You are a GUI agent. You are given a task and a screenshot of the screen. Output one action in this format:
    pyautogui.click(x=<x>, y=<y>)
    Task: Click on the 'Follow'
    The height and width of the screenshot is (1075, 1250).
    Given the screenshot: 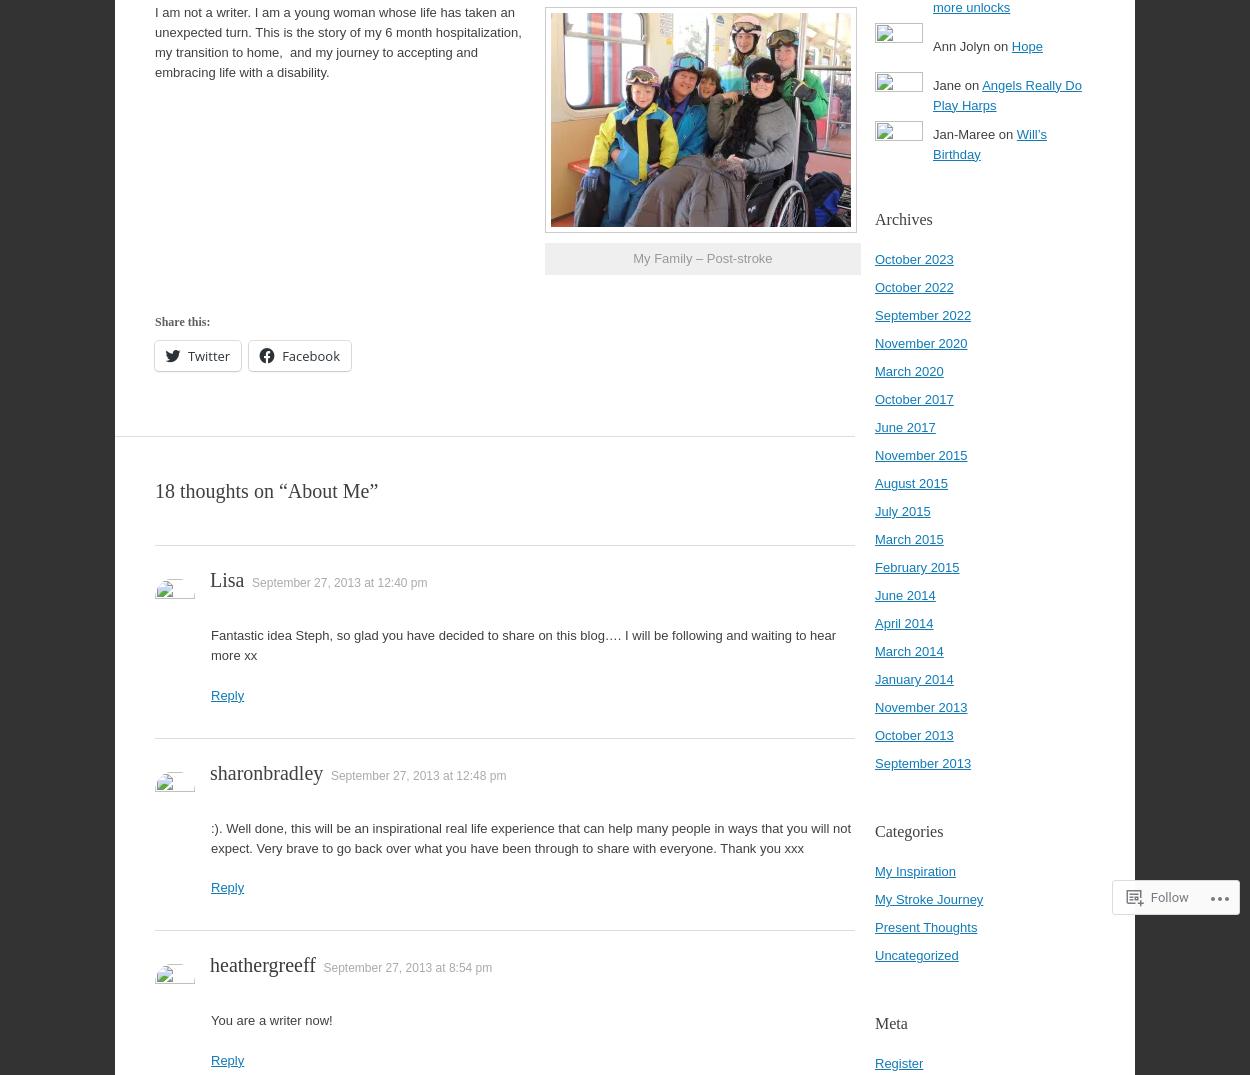 What is the action you would take?
    pyautogui.click(x=1169, y=896)
    